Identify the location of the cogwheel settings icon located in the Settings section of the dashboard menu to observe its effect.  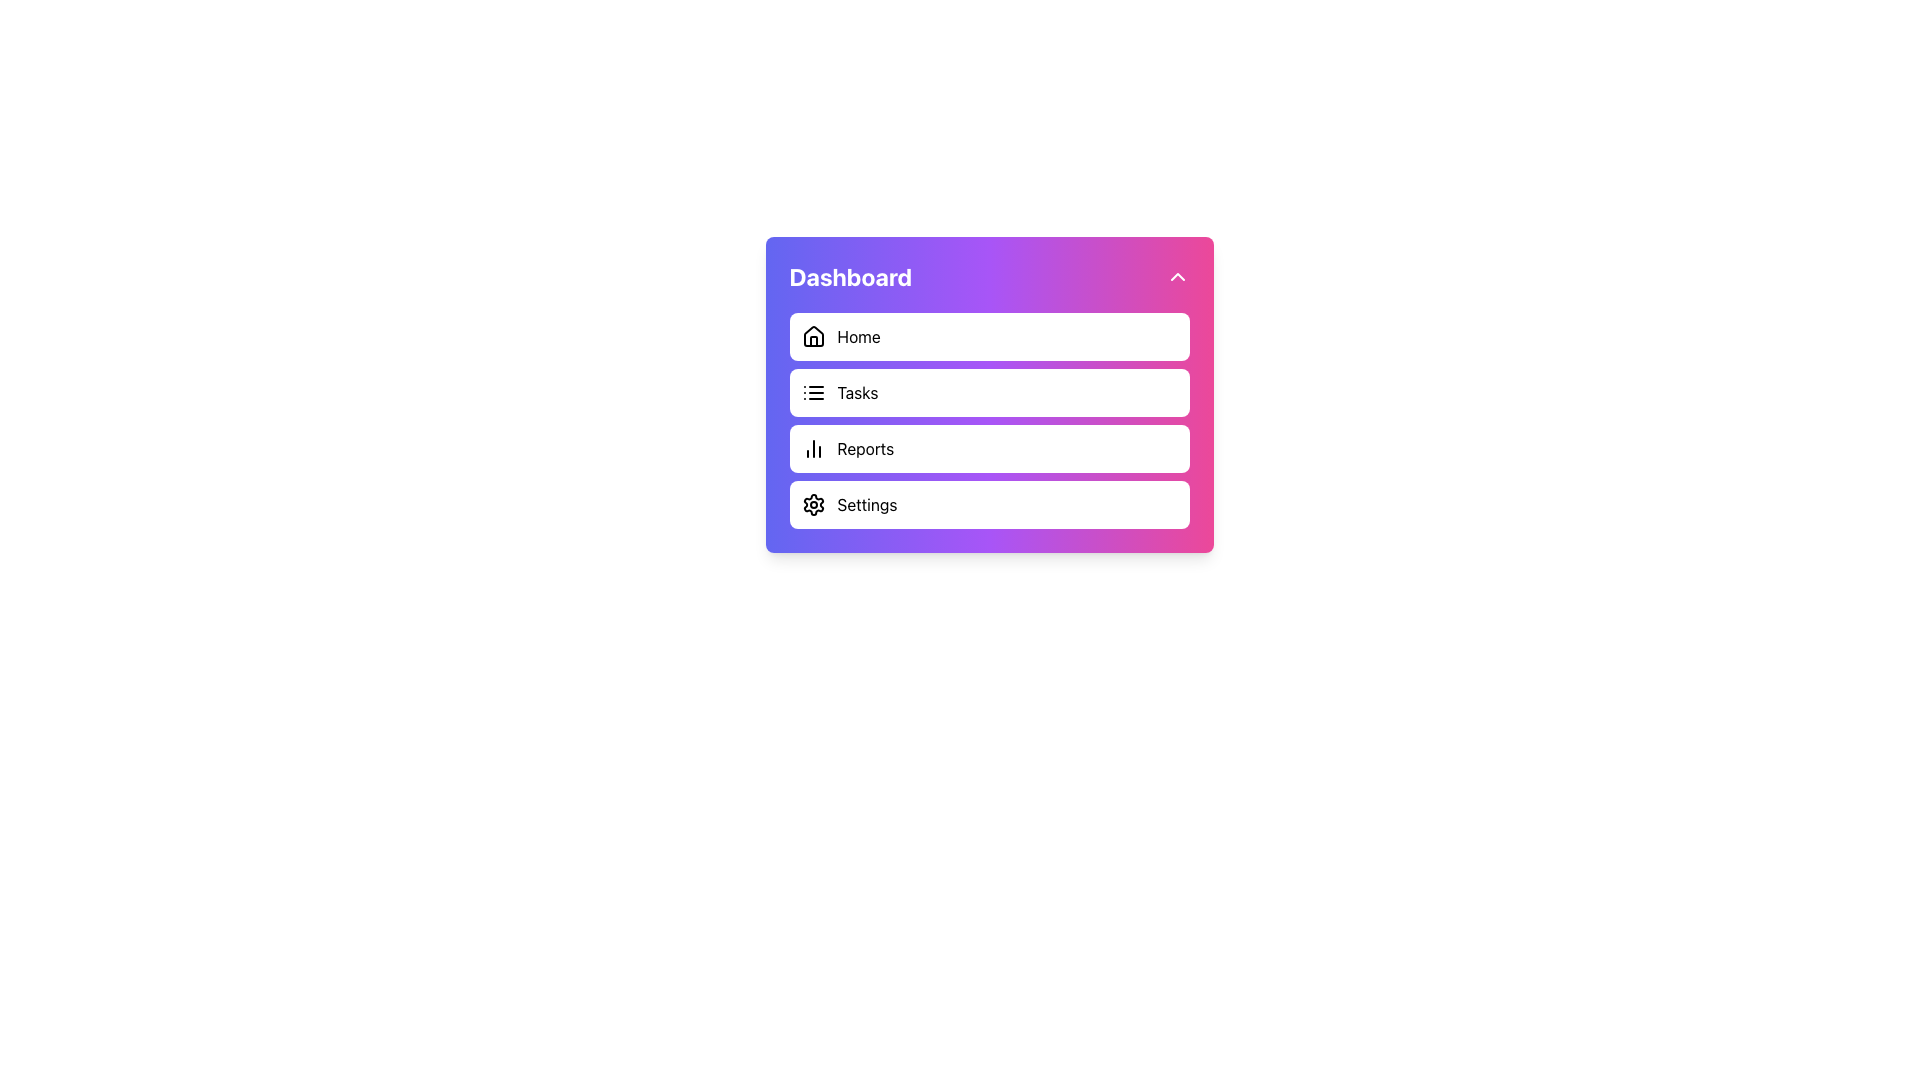
(813, 504).